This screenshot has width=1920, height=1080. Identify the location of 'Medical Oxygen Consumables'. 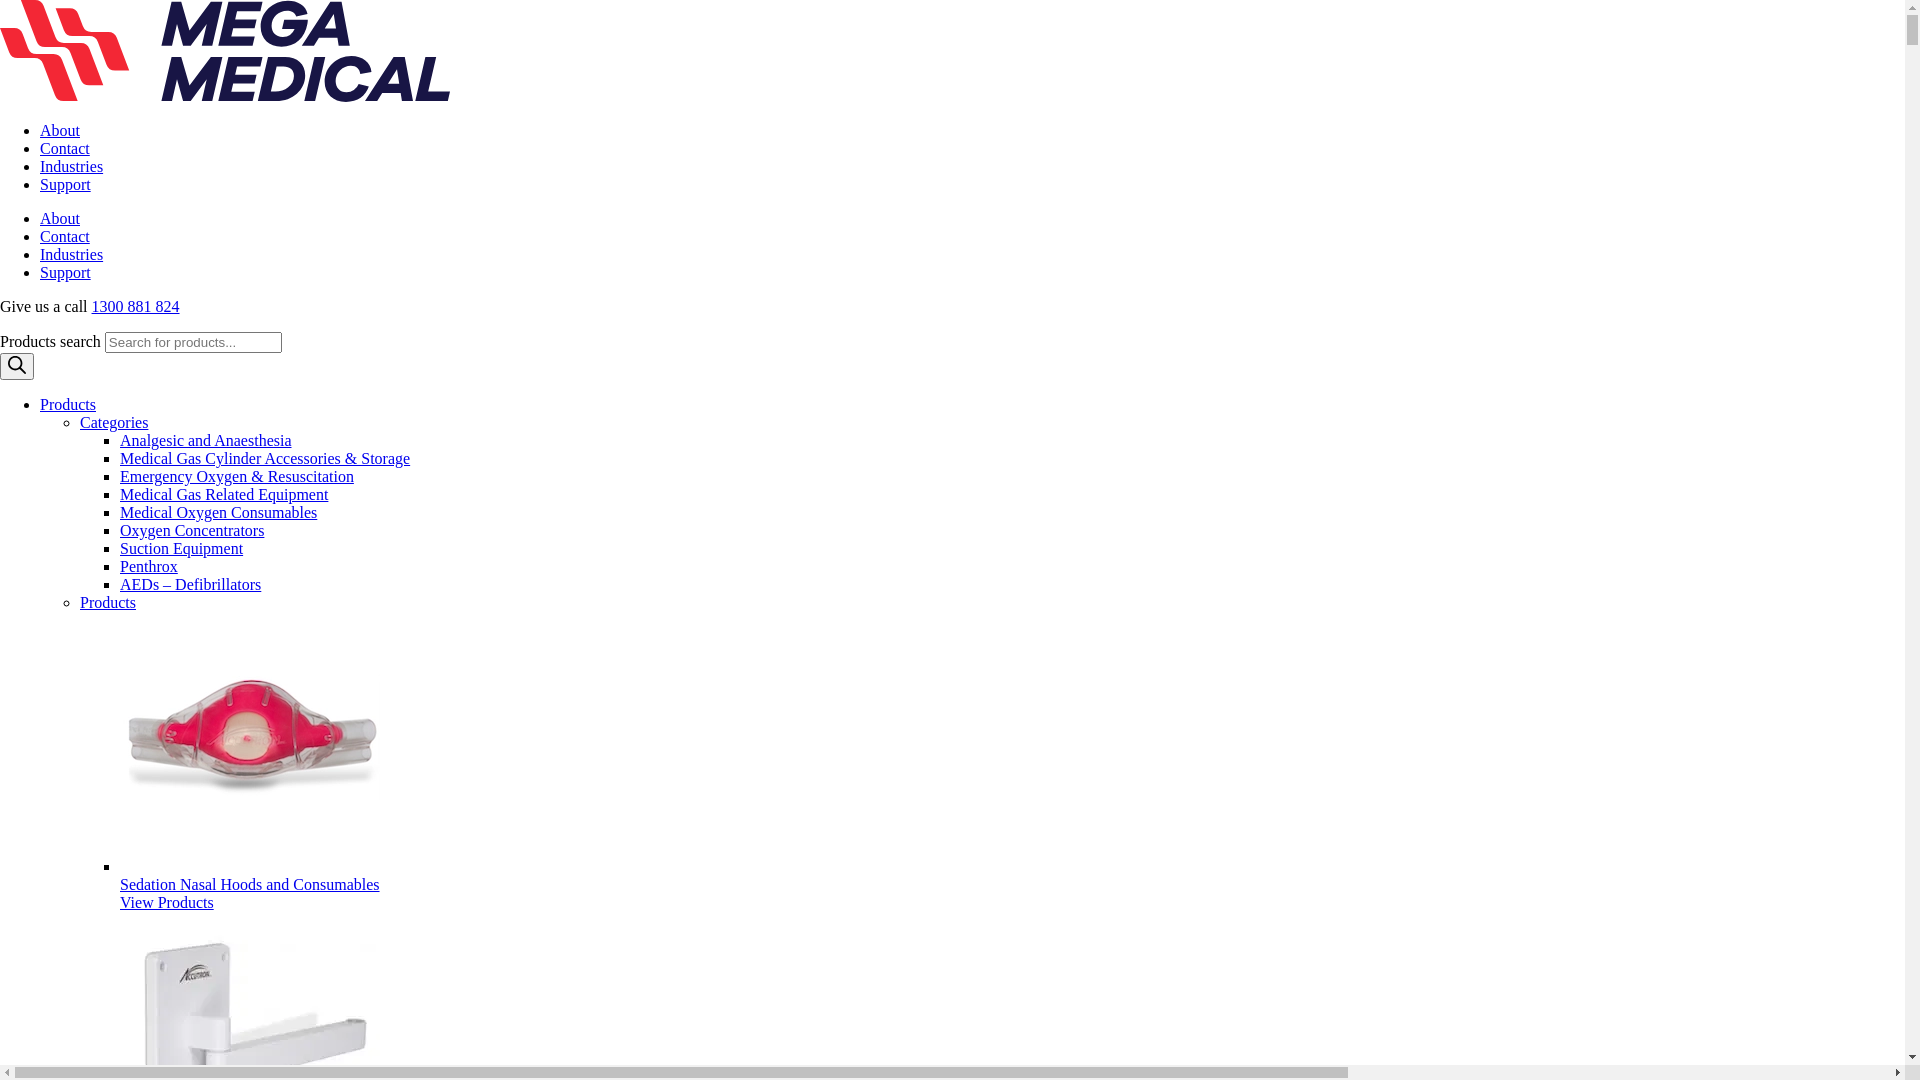
(218, 511).